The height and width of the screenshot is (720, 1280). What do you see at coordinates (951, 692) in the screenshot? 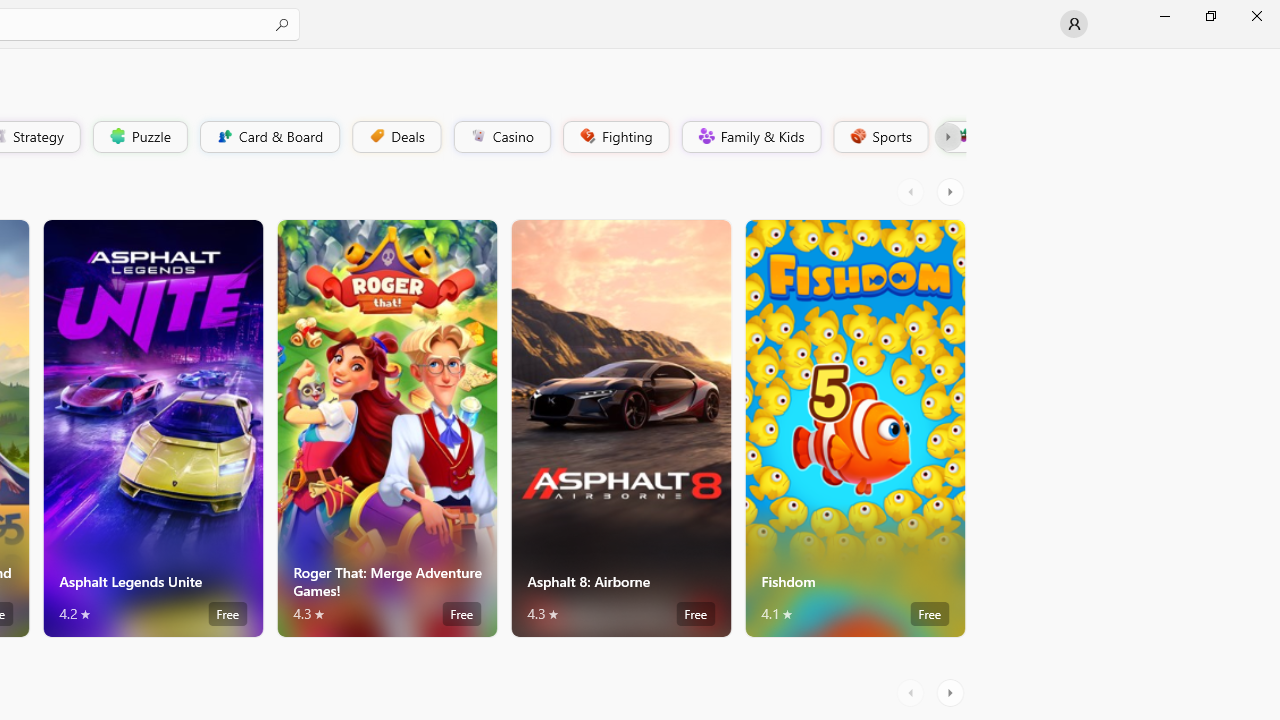
I see `'AutomationID: RightScrollButton'` at bounding box center [951, 692].